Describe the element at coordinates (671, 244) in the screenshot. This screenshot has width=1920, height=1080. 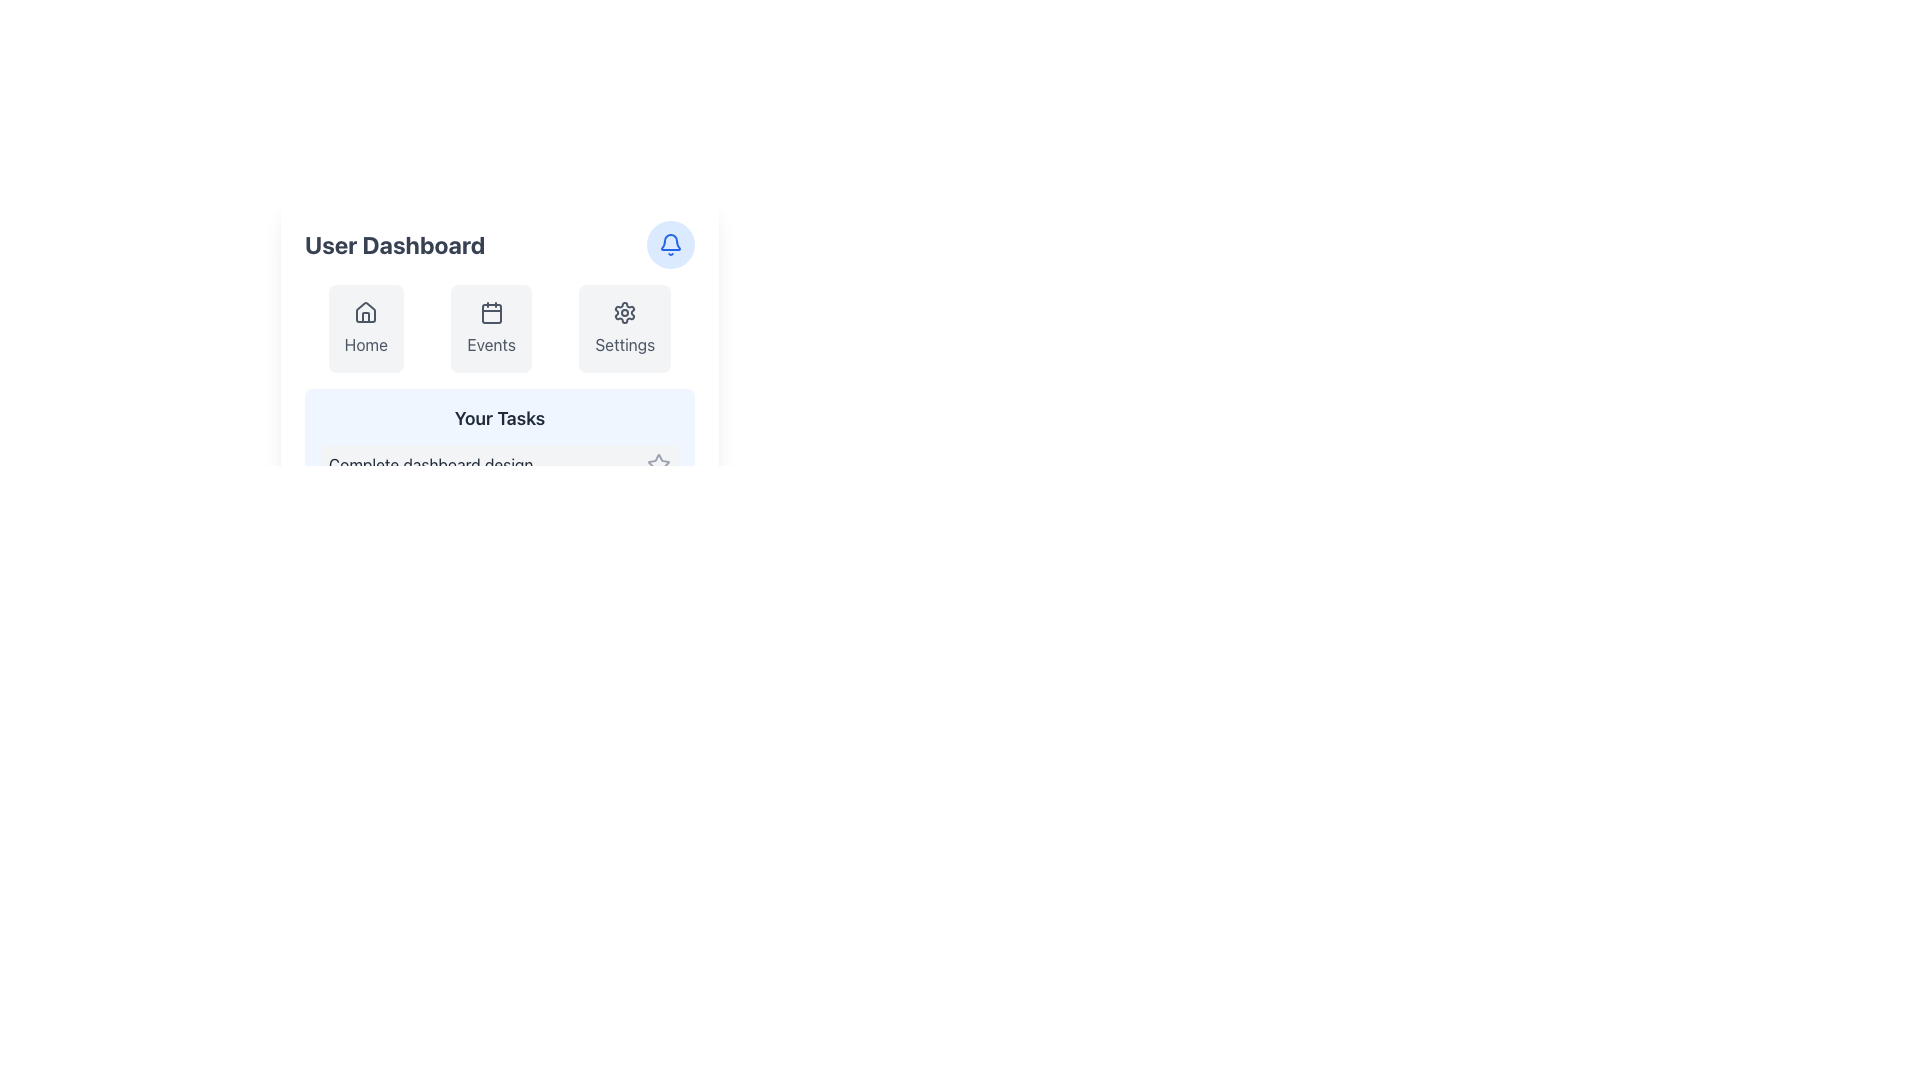
I see `the blue bell icon located in the top right corner of the user dashboard` at that location.